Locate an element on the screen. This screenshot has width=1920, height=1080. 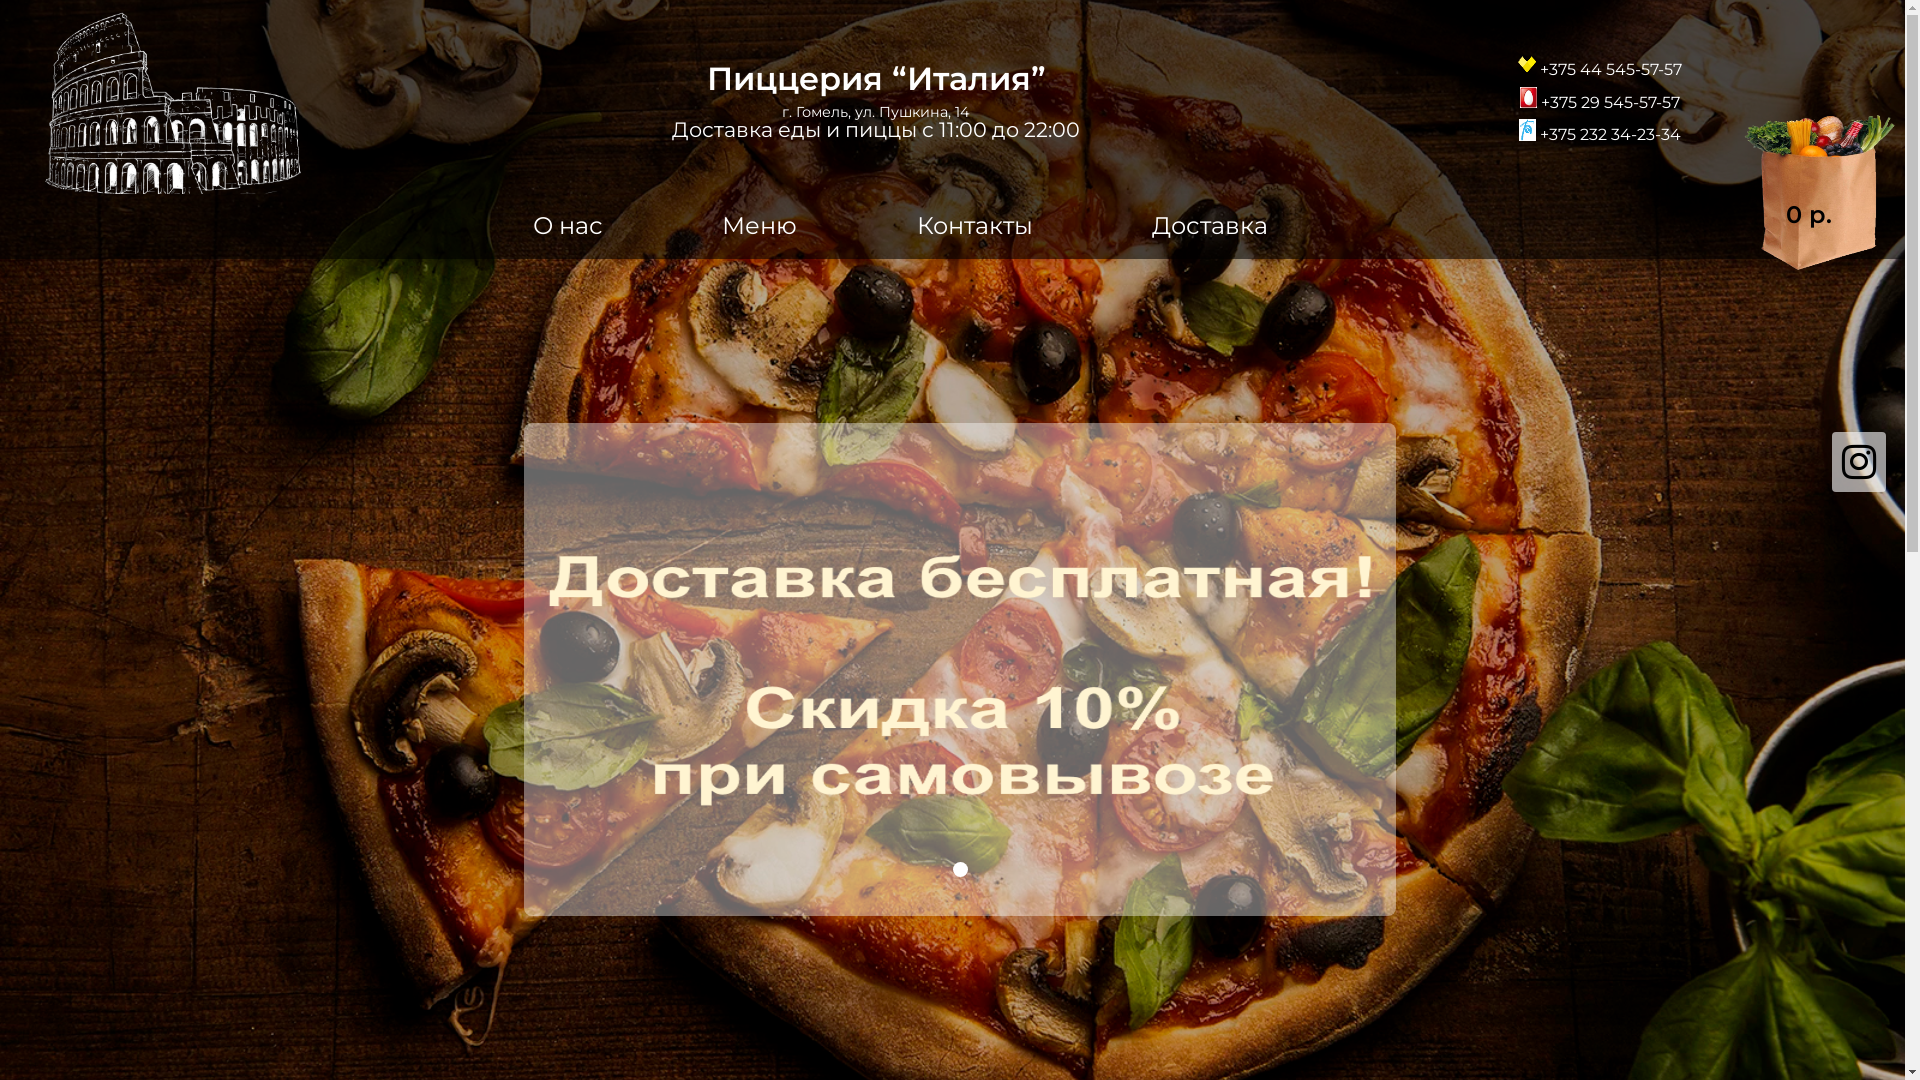
'+375 232 34-23-34' is located at coordinates (1598, 130).